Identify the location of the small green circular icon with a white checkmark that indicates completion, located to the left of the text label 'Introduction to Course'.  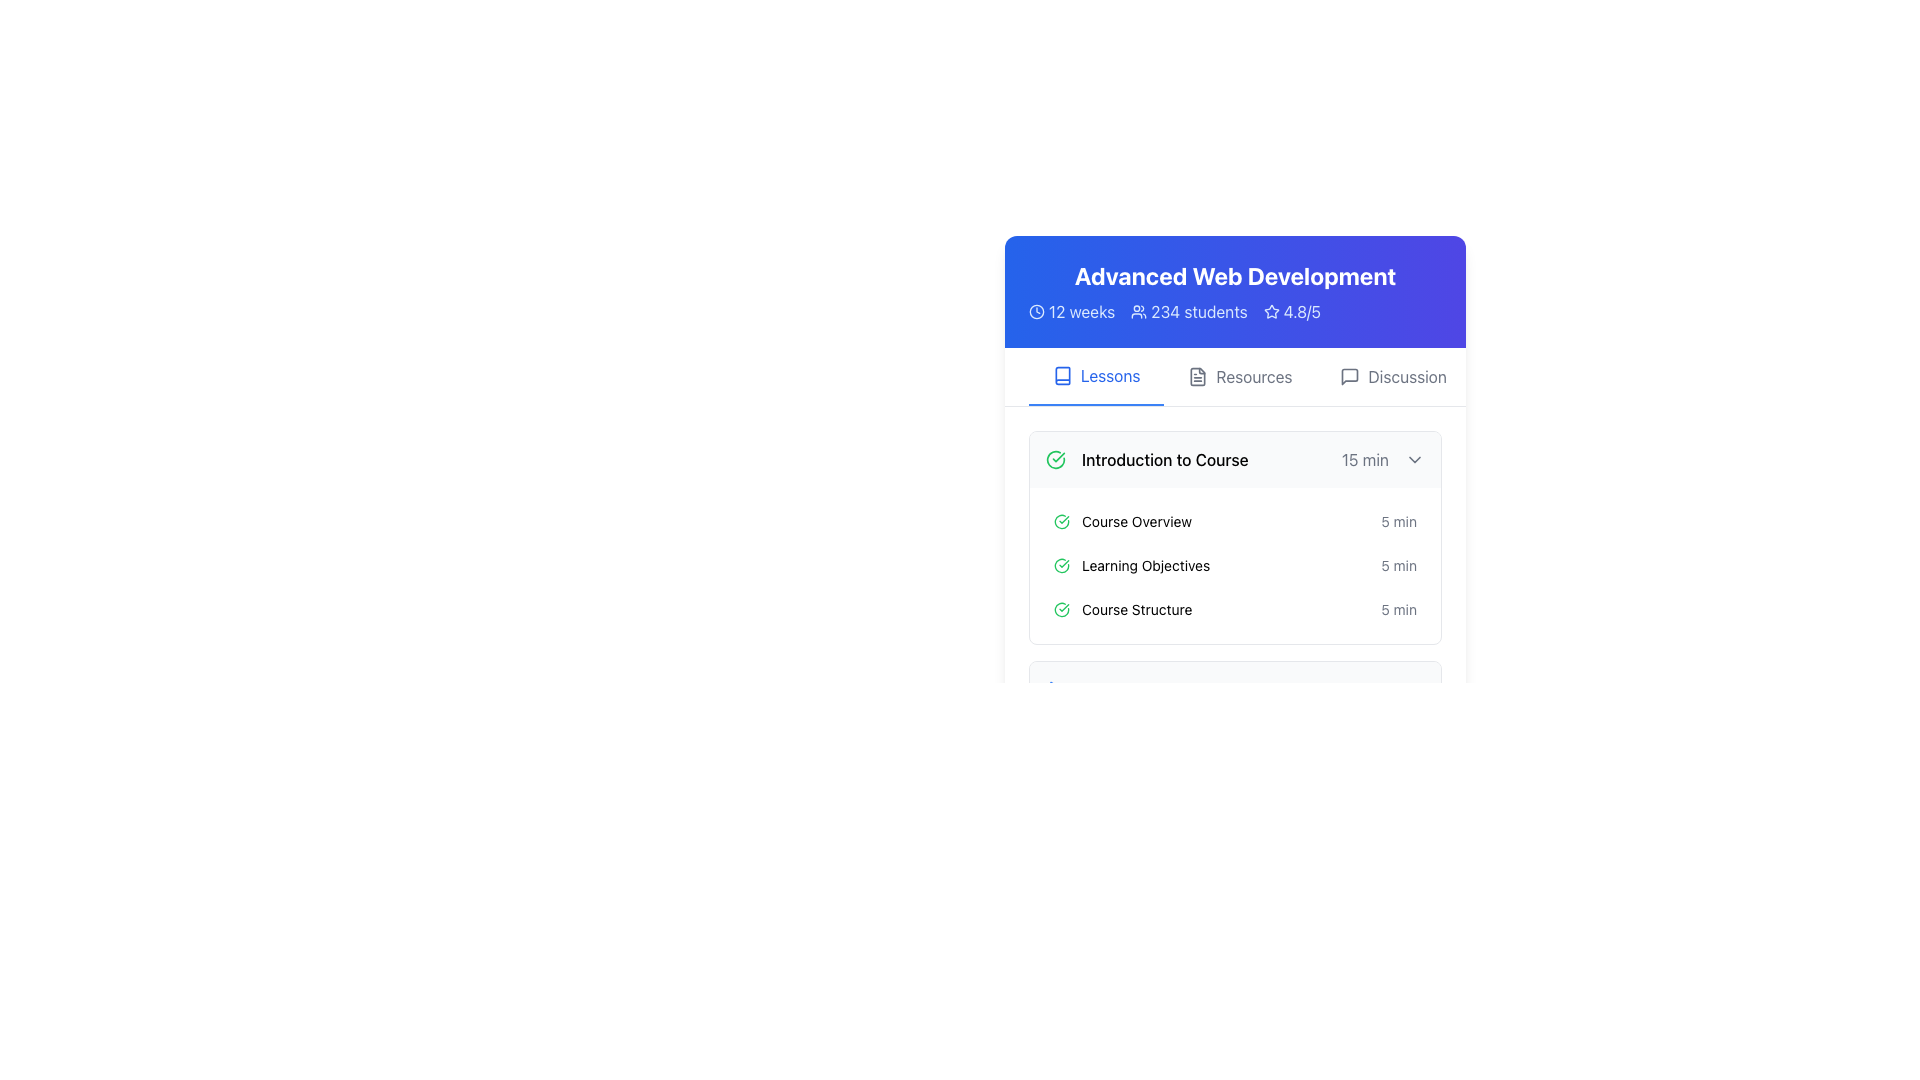
(1055, 459).